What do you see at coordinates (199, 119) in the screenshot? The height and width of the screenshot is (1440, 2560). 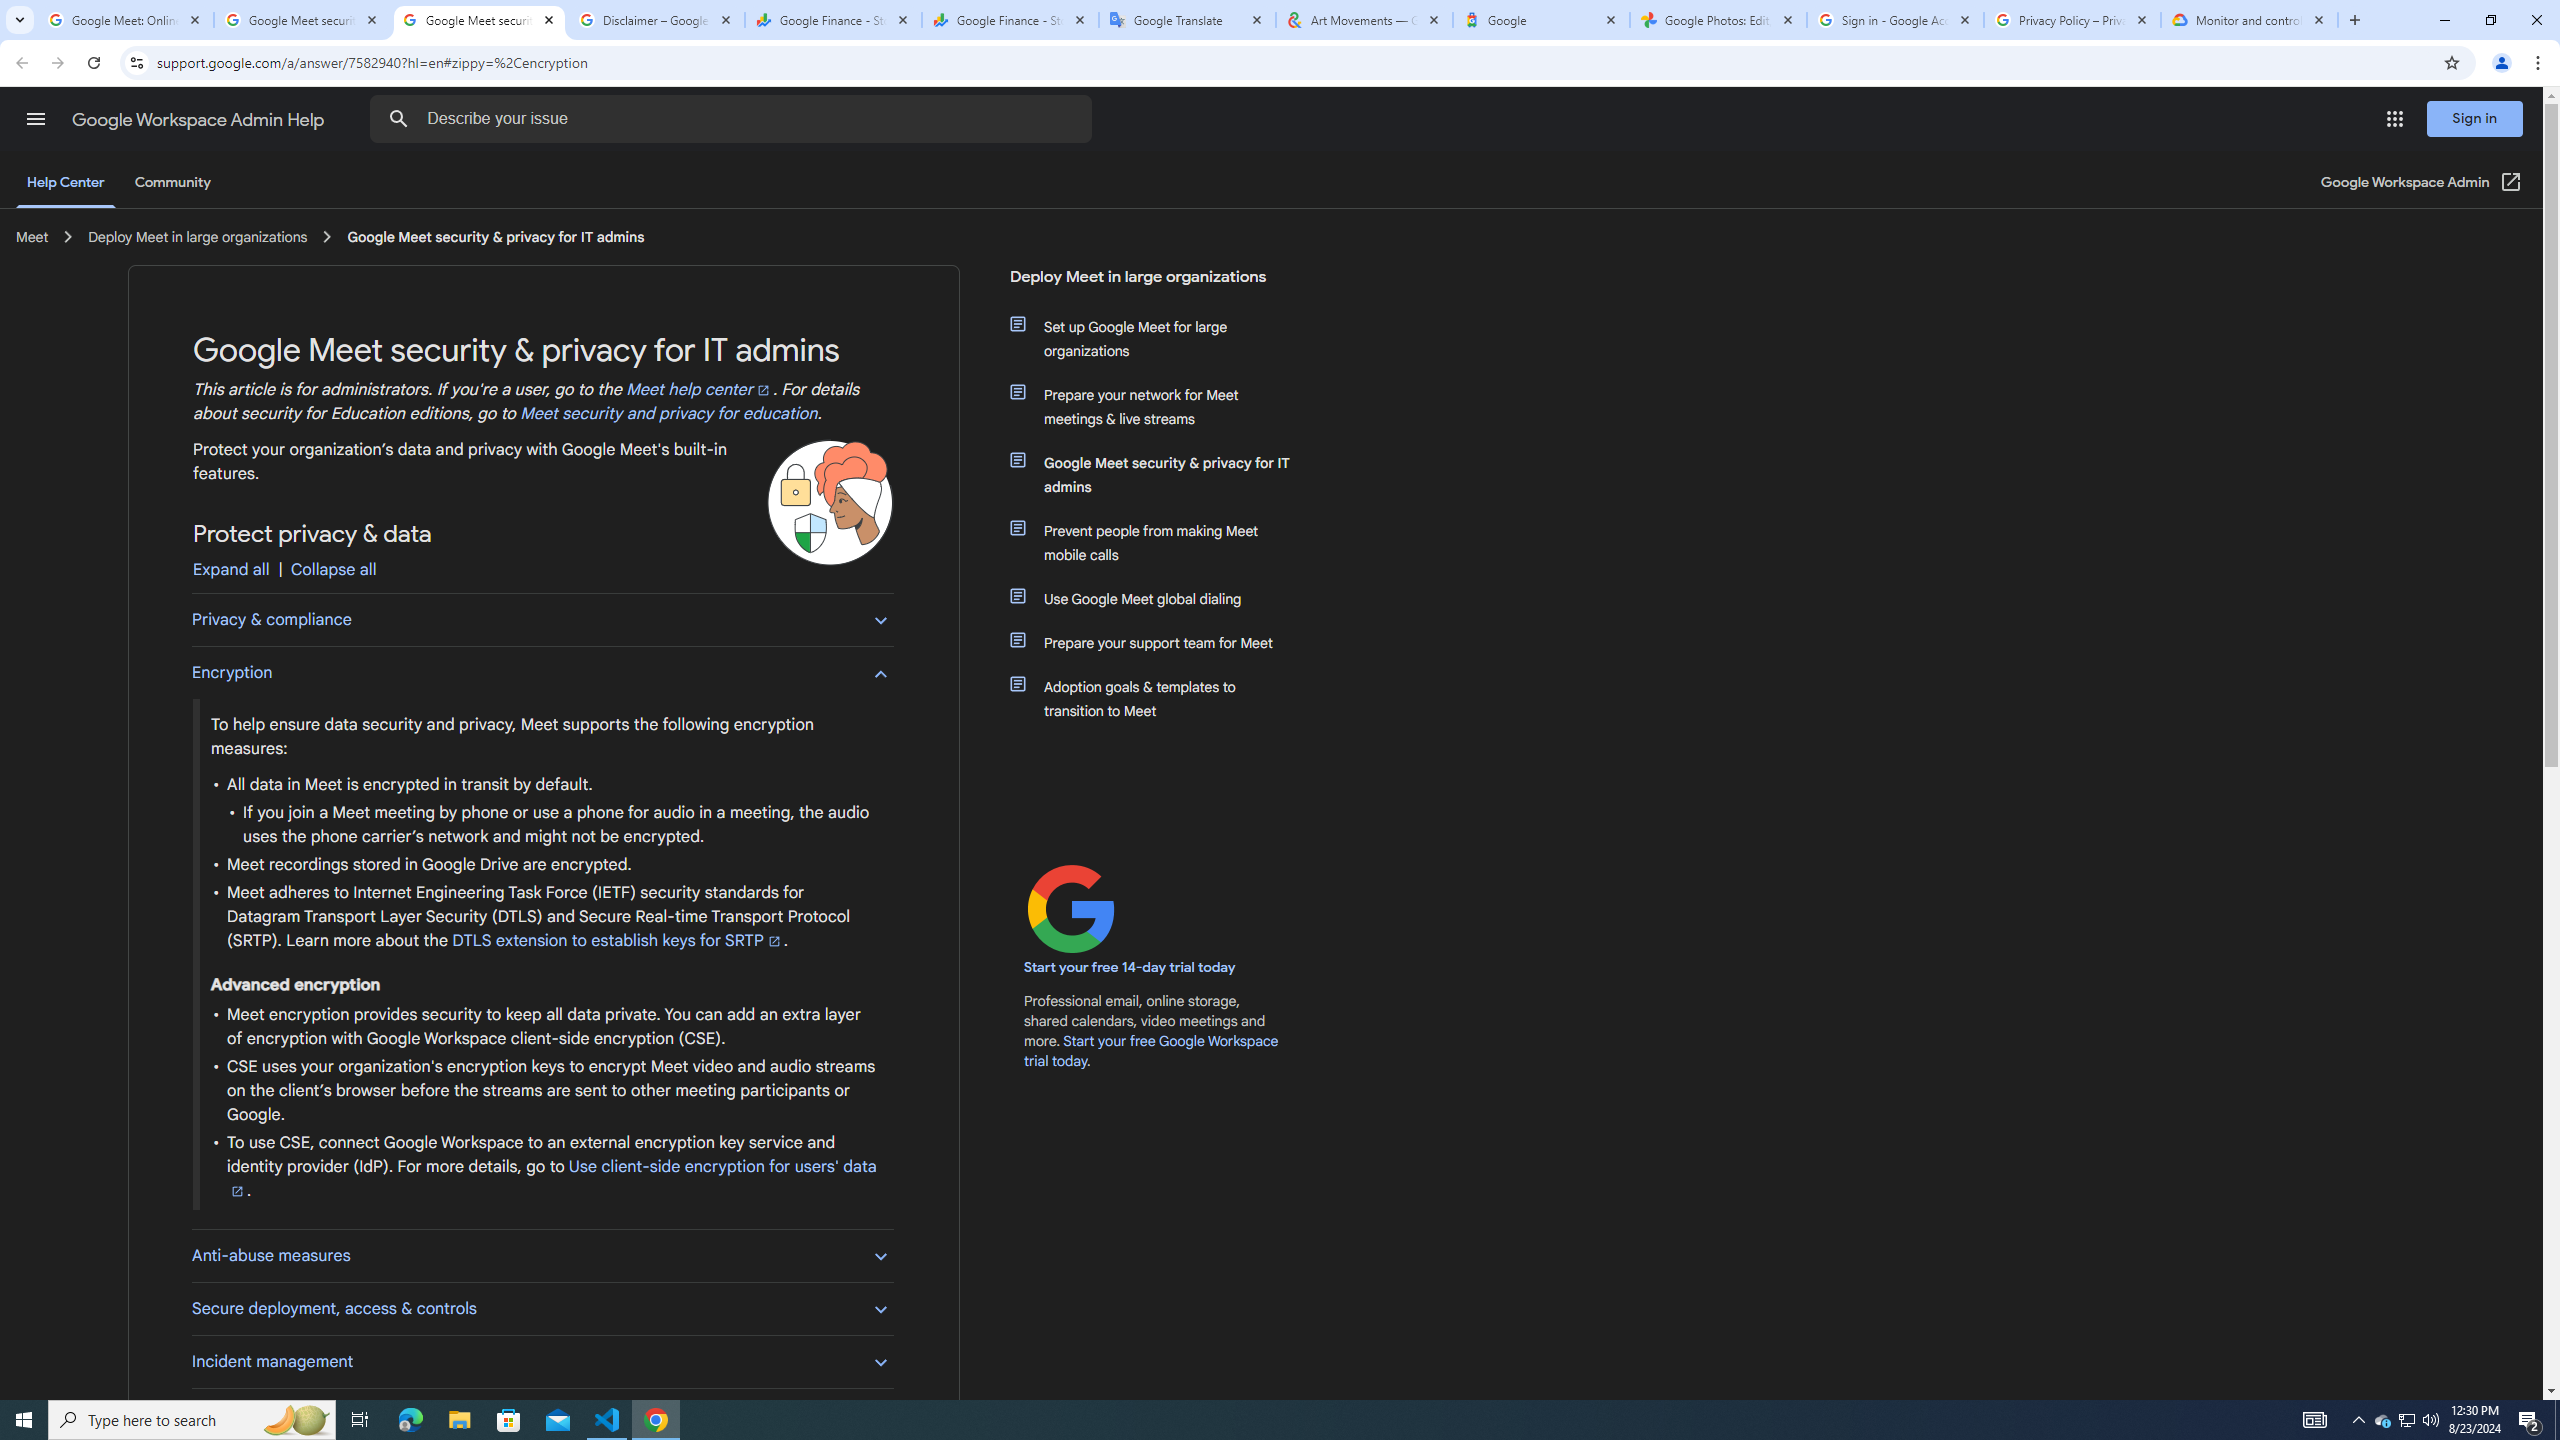 I see `'Google Workspace Admin Help'` at bounding box center [199, 119].